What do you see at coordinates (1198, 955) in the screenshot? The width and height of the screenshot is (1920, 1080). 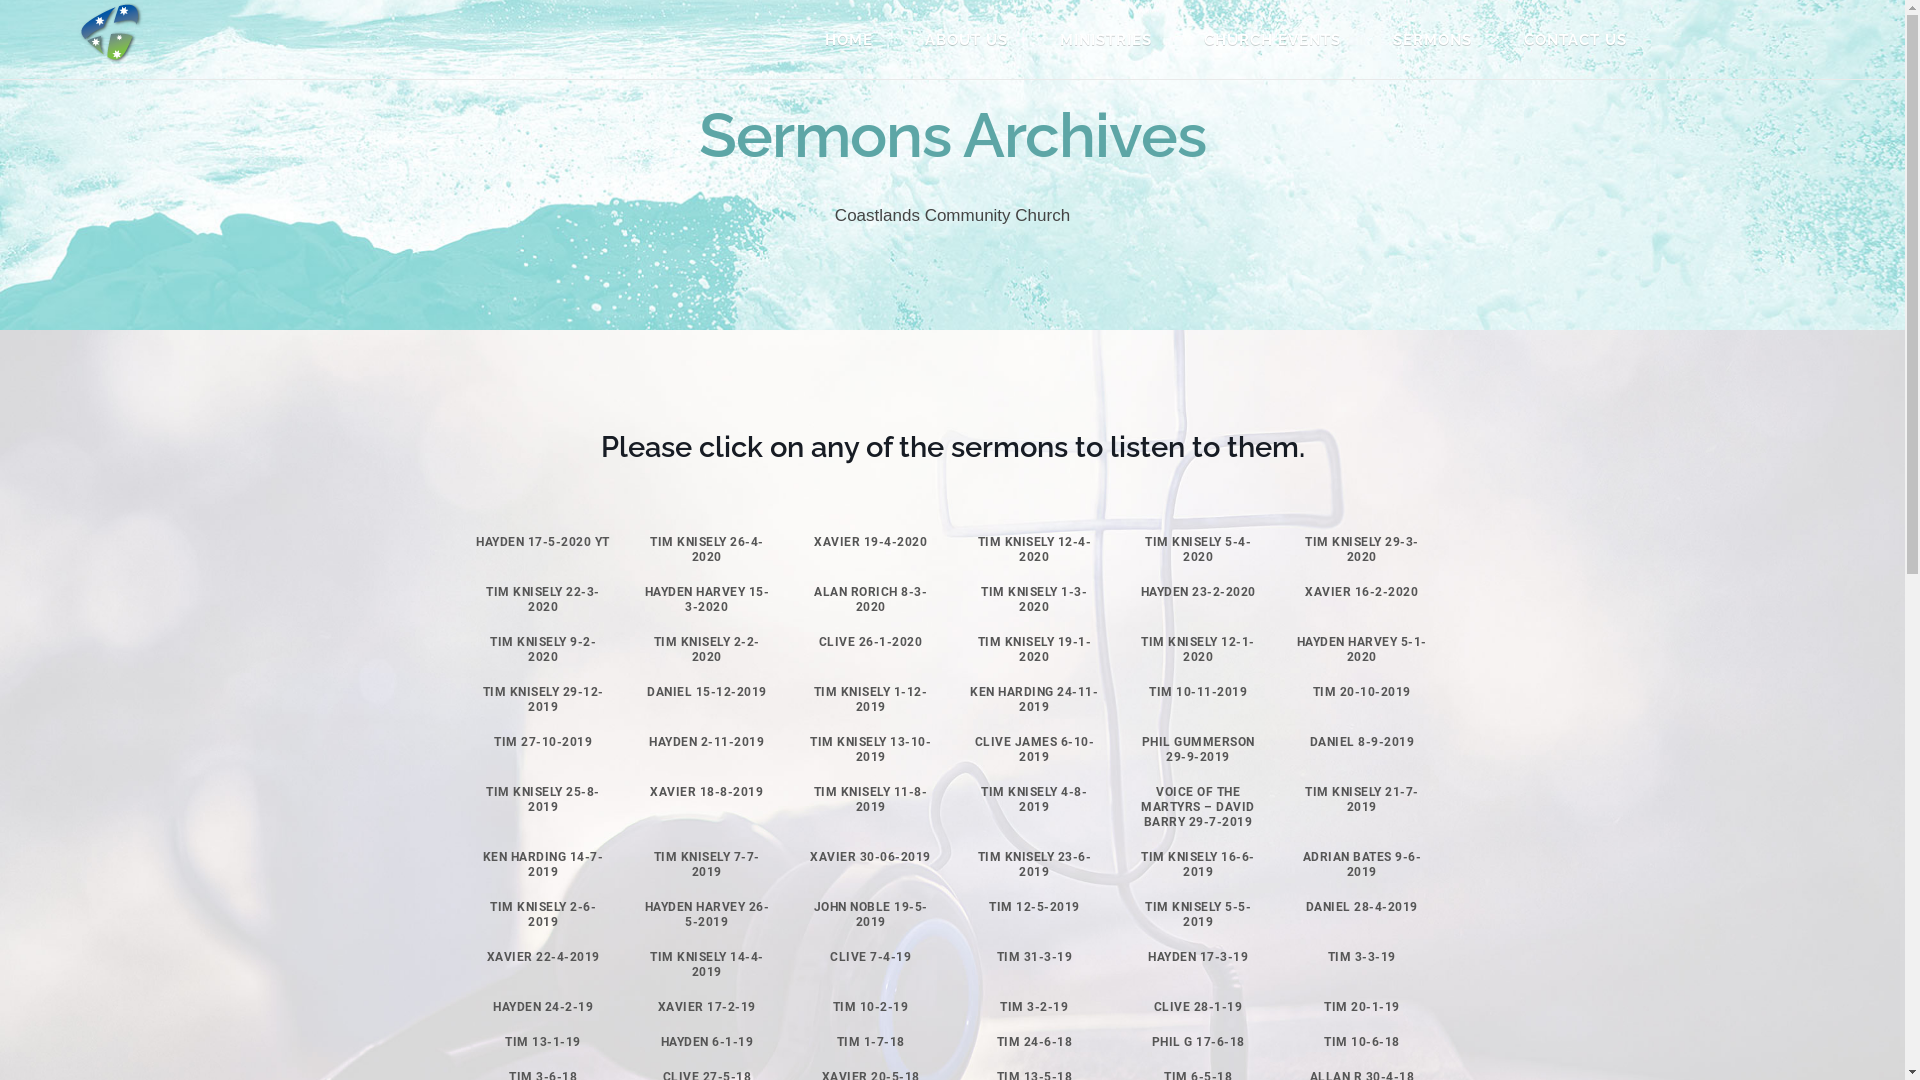 I see `'HAYDEN 17-3-19'` at bounding box center [1198, 955].